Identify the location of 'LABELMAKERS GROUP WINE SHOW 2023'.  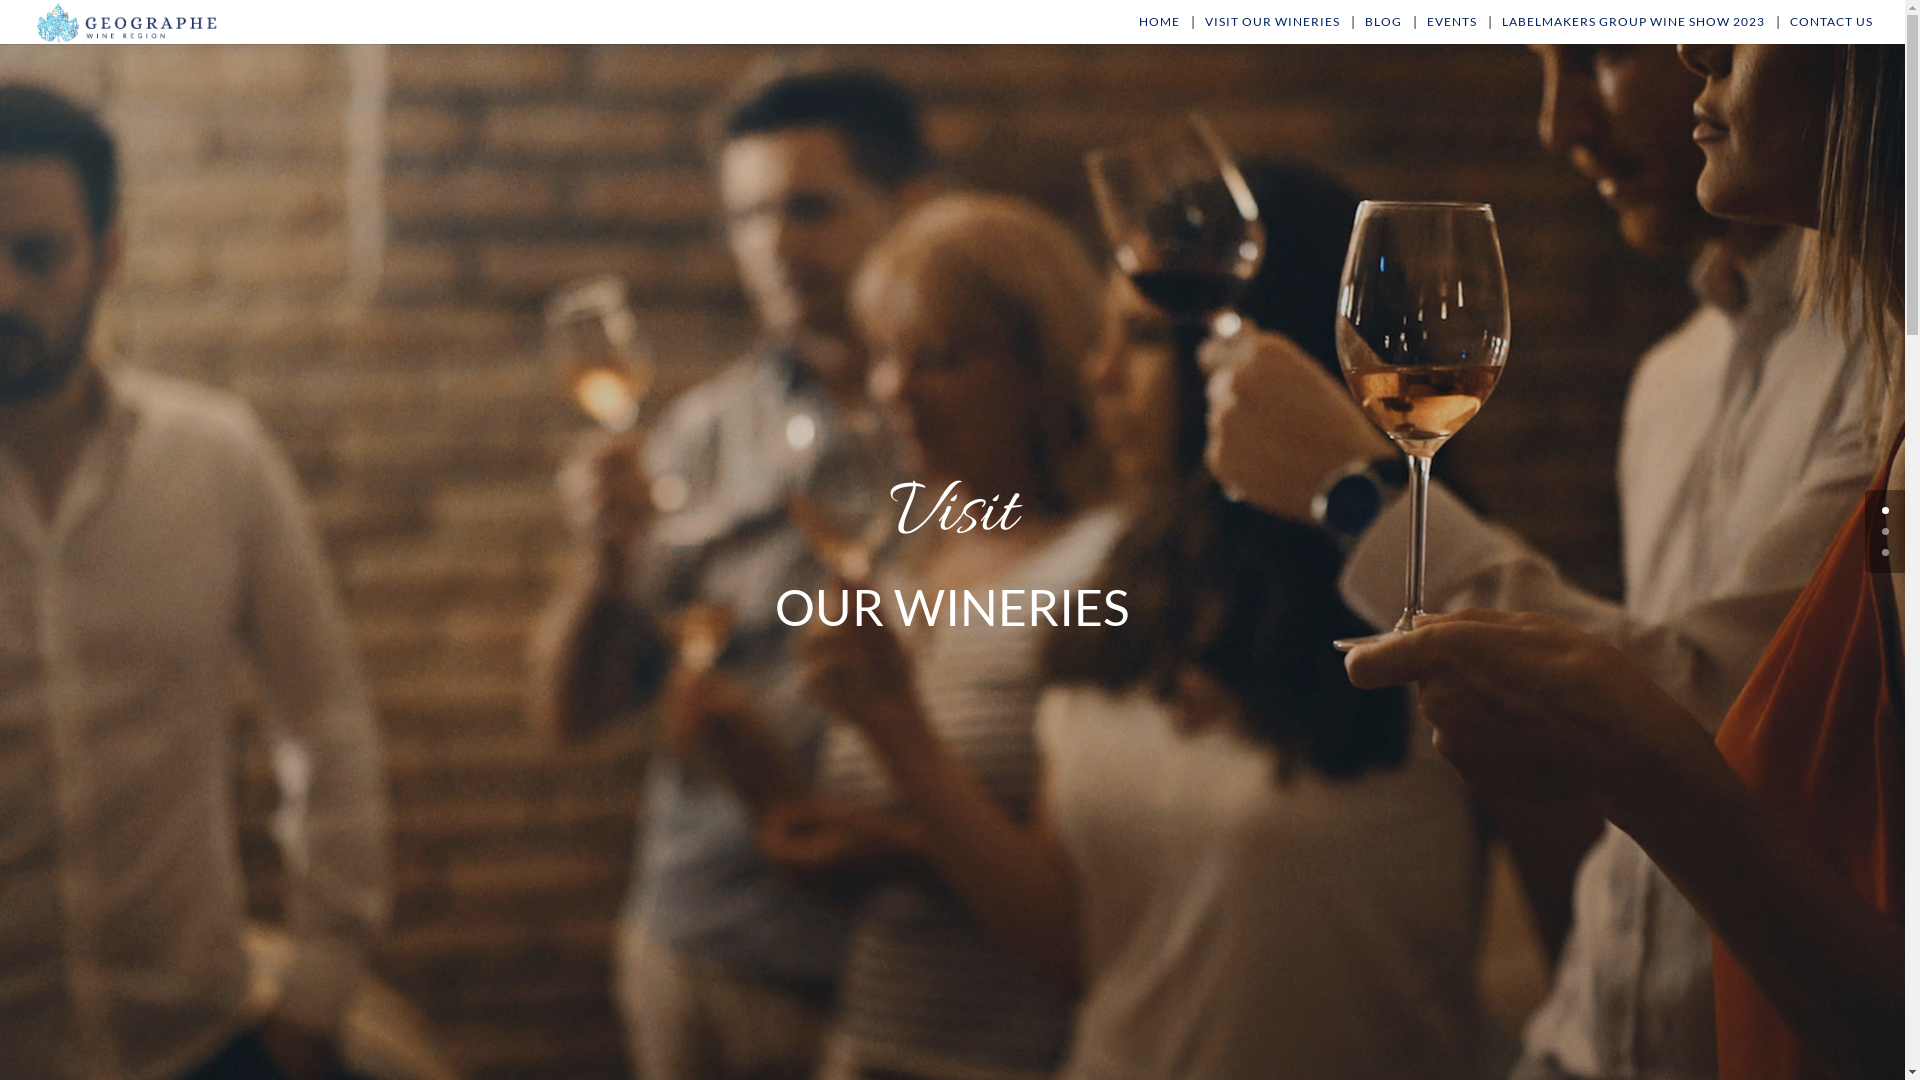
(1633, 29).